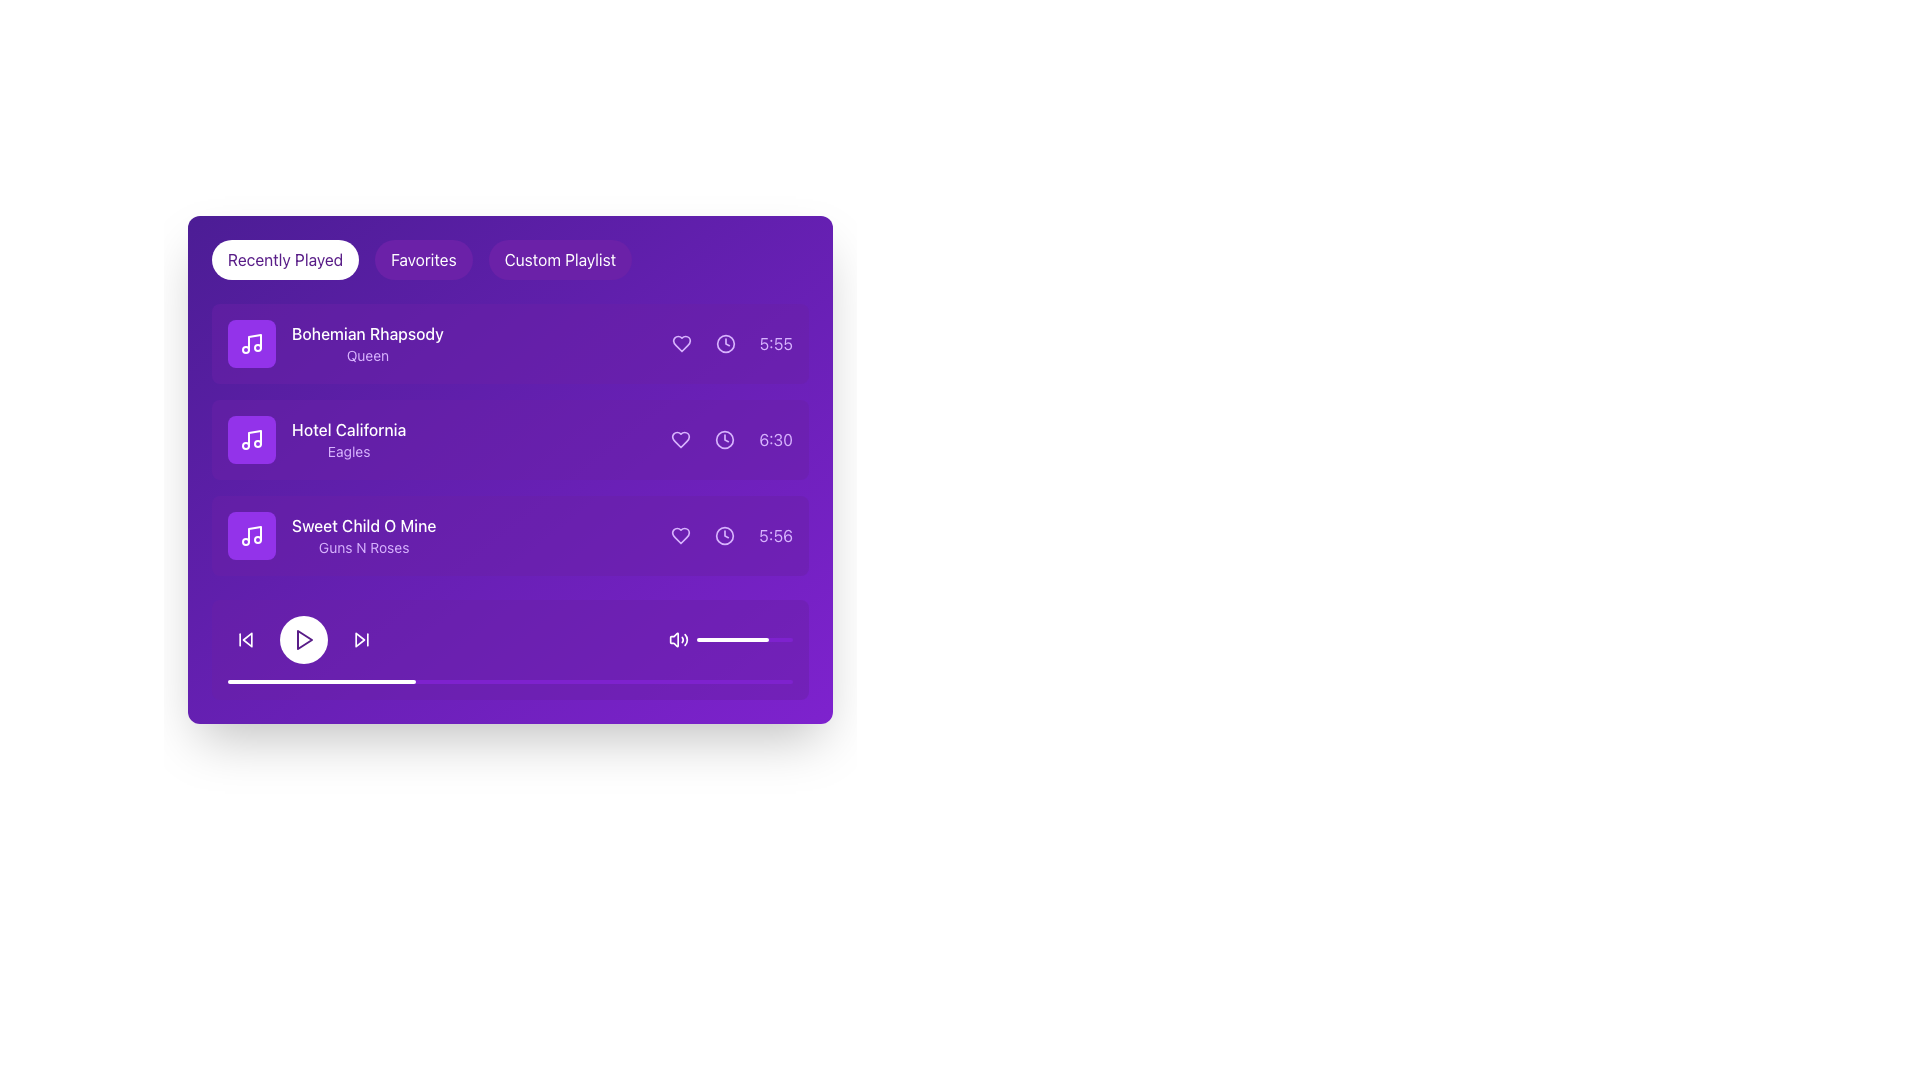  What do you see at coordinates (402, 681) in the screenshot?
I see `the progress bar` at bounding box center [402, 681].